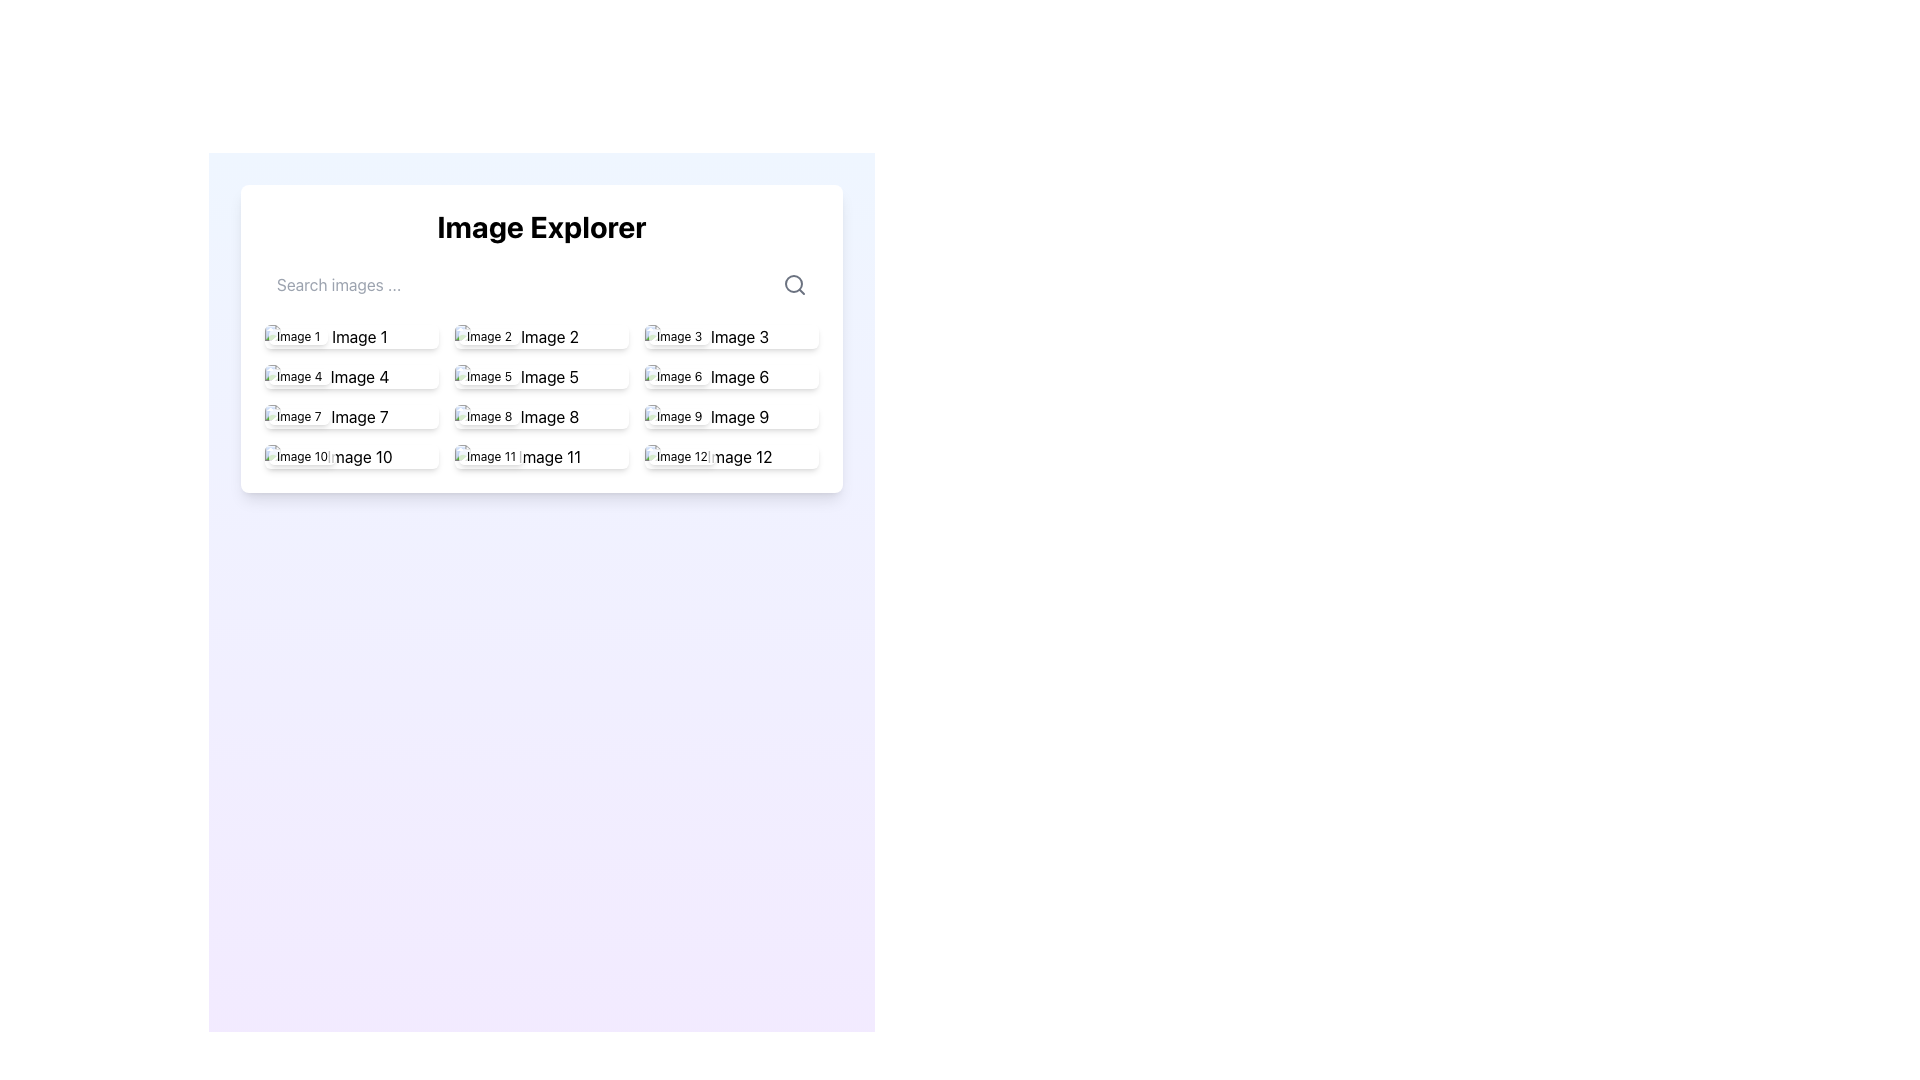 Image resolution: width=1920 pixels, height=1080 pixels. I want to click on the image thumbnail with label located, so click(542, 456).